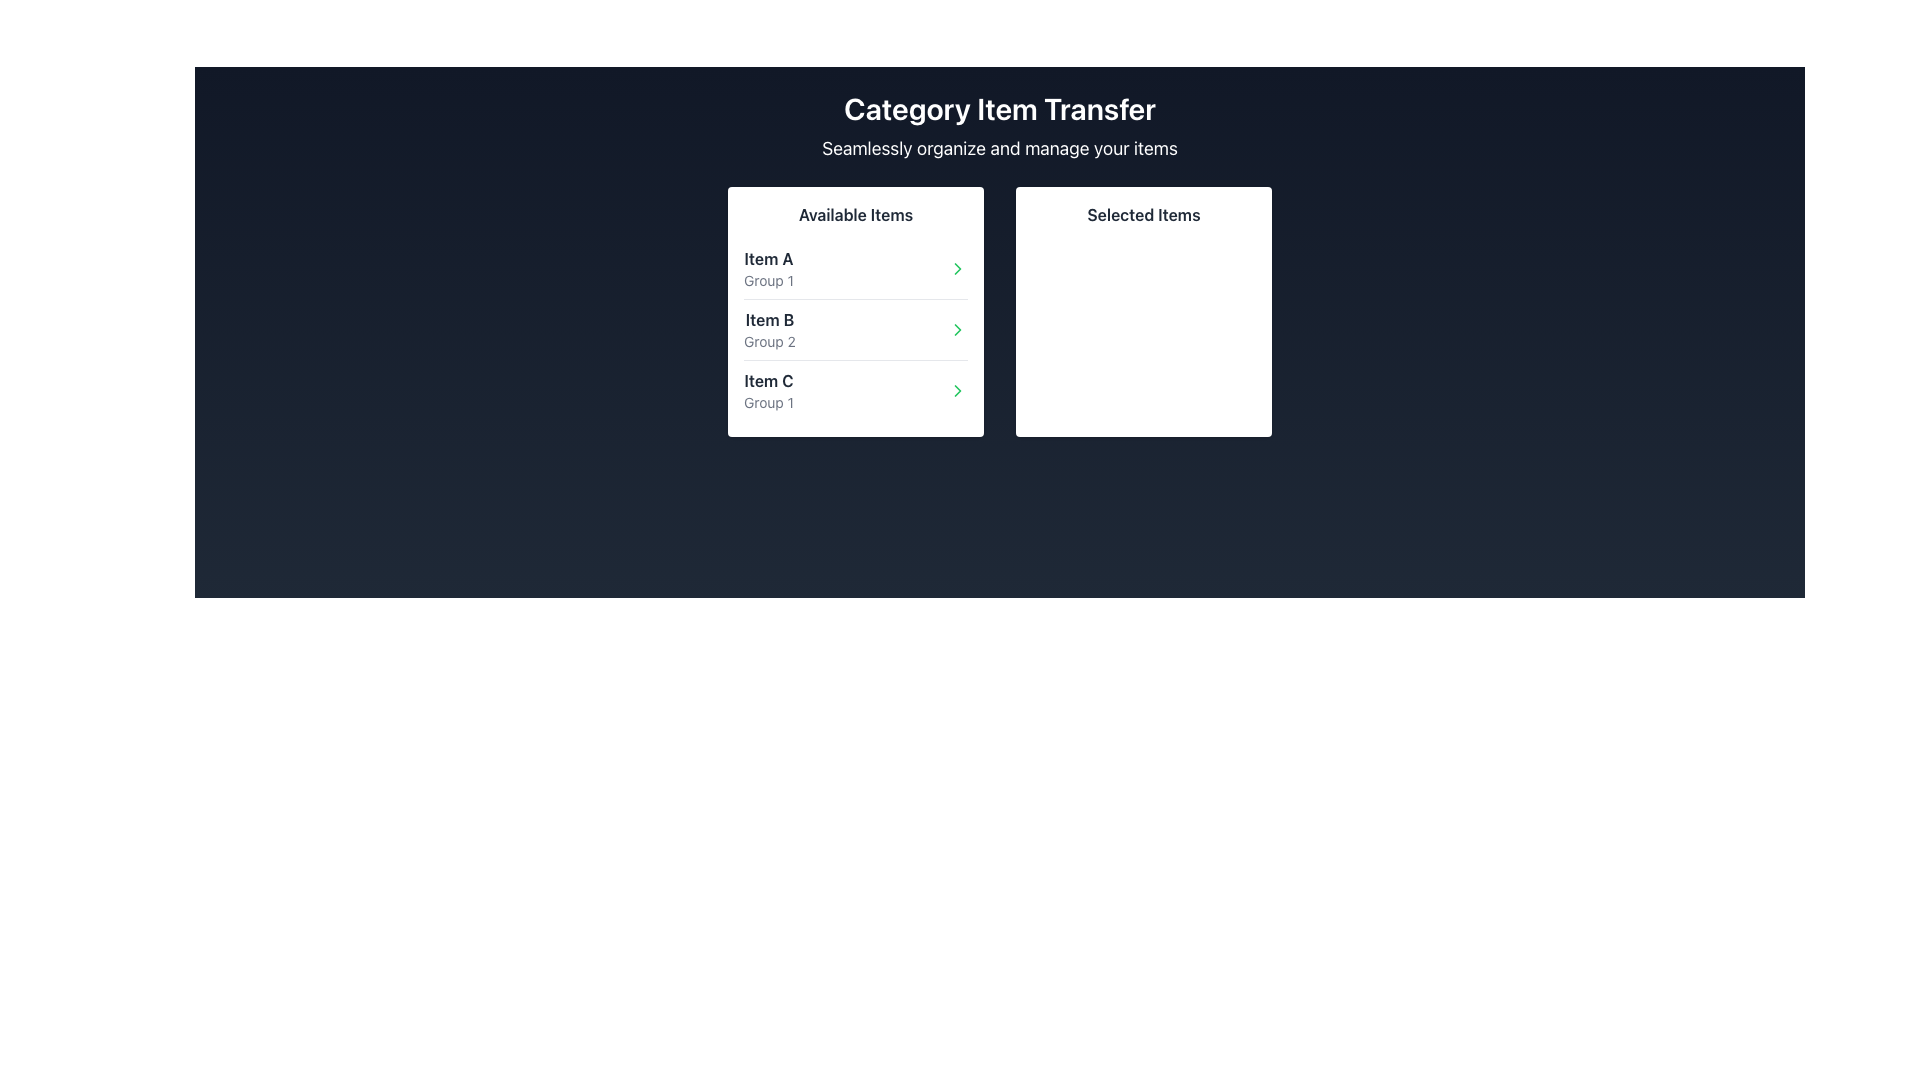 The height and width of the screenshot is (1080, 1920). What do you see at coordinates (957, 390) in the screenshot?
I see `the third right-pointing chevron icon associated with 'Item C, Group 1' in the 'Available Items' section of the left panel` at bounding box center [957, 390].